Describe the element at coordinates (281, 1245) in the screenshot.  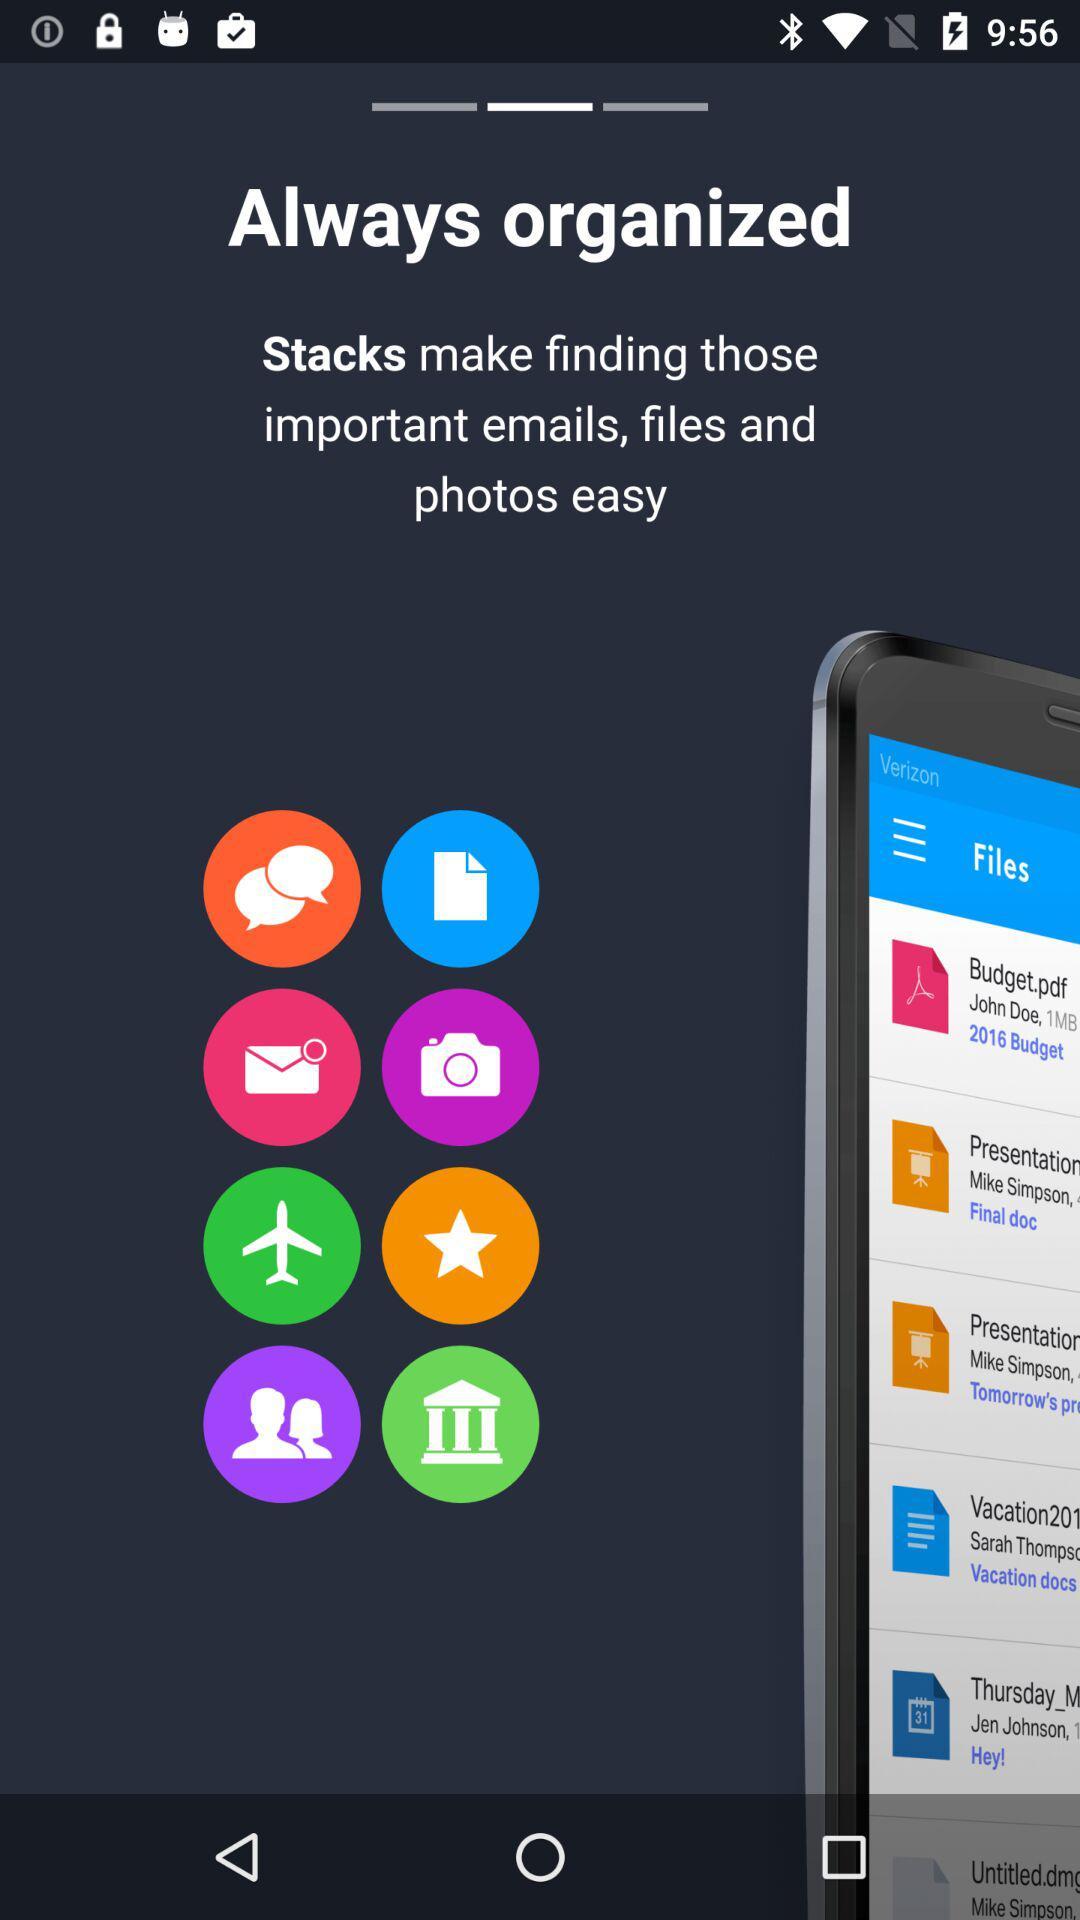
I see `the first option in third row` at that location.